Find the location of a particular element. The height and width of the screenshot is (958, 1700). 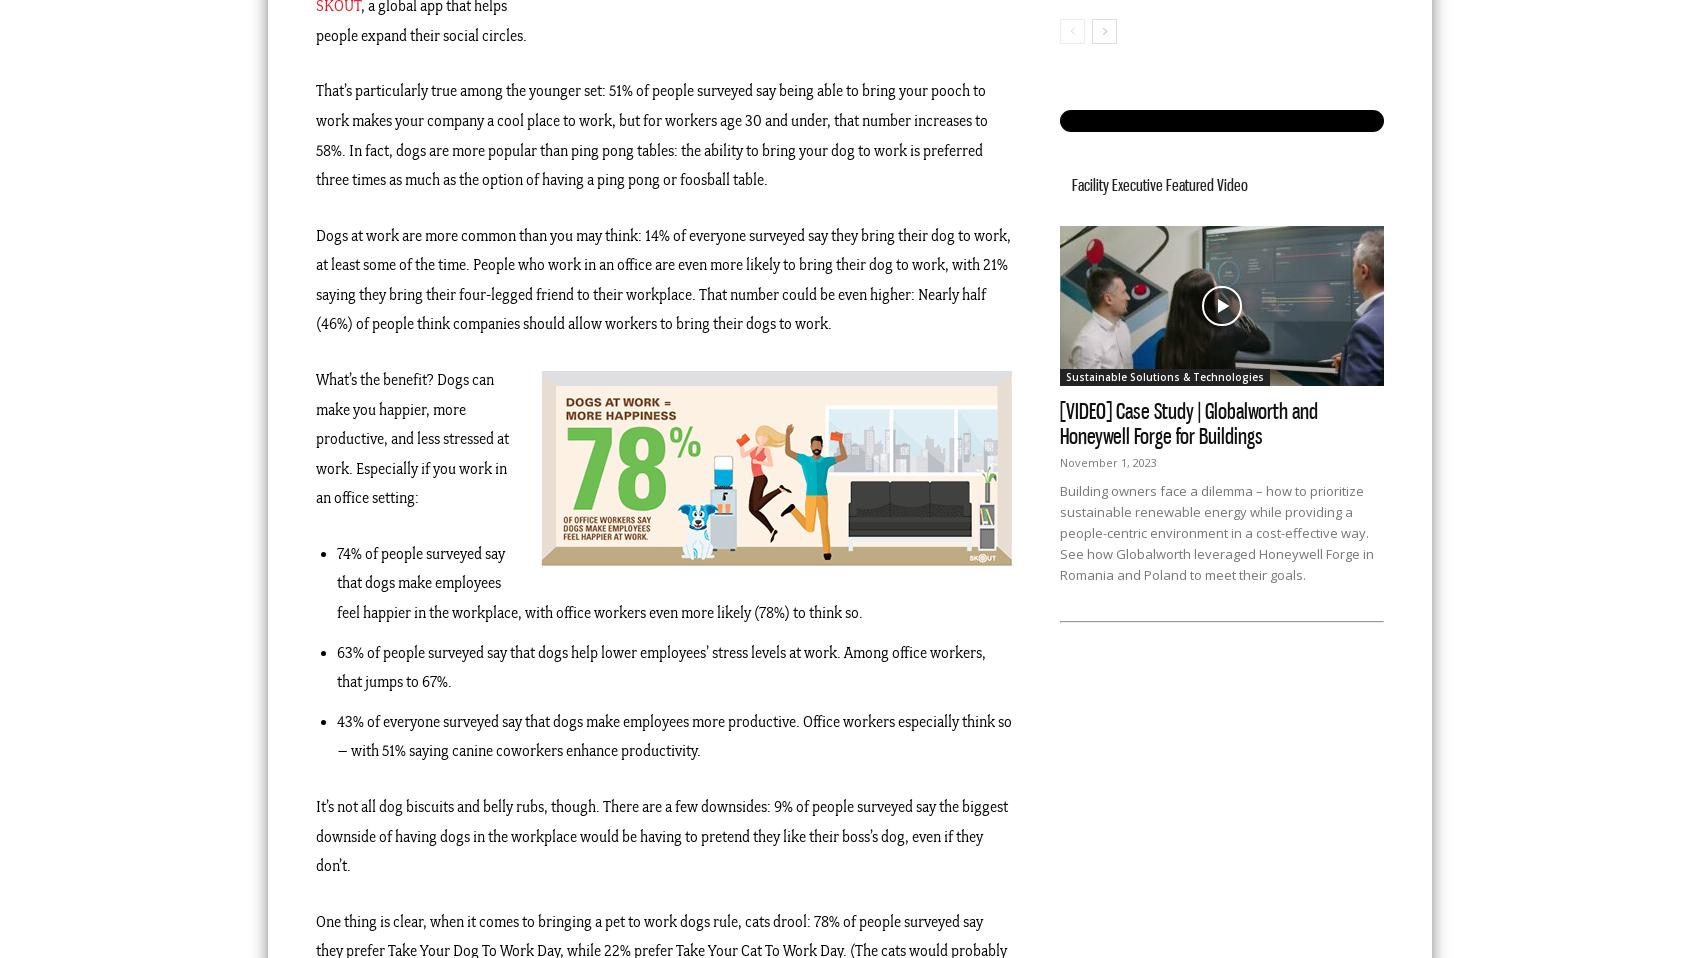

'43% of everyone surveyed say that dogs make employees more productive. Office workers especially think so – with 51% saying canine coworkers enhance productivity.' is located at coordinates (674, 735).